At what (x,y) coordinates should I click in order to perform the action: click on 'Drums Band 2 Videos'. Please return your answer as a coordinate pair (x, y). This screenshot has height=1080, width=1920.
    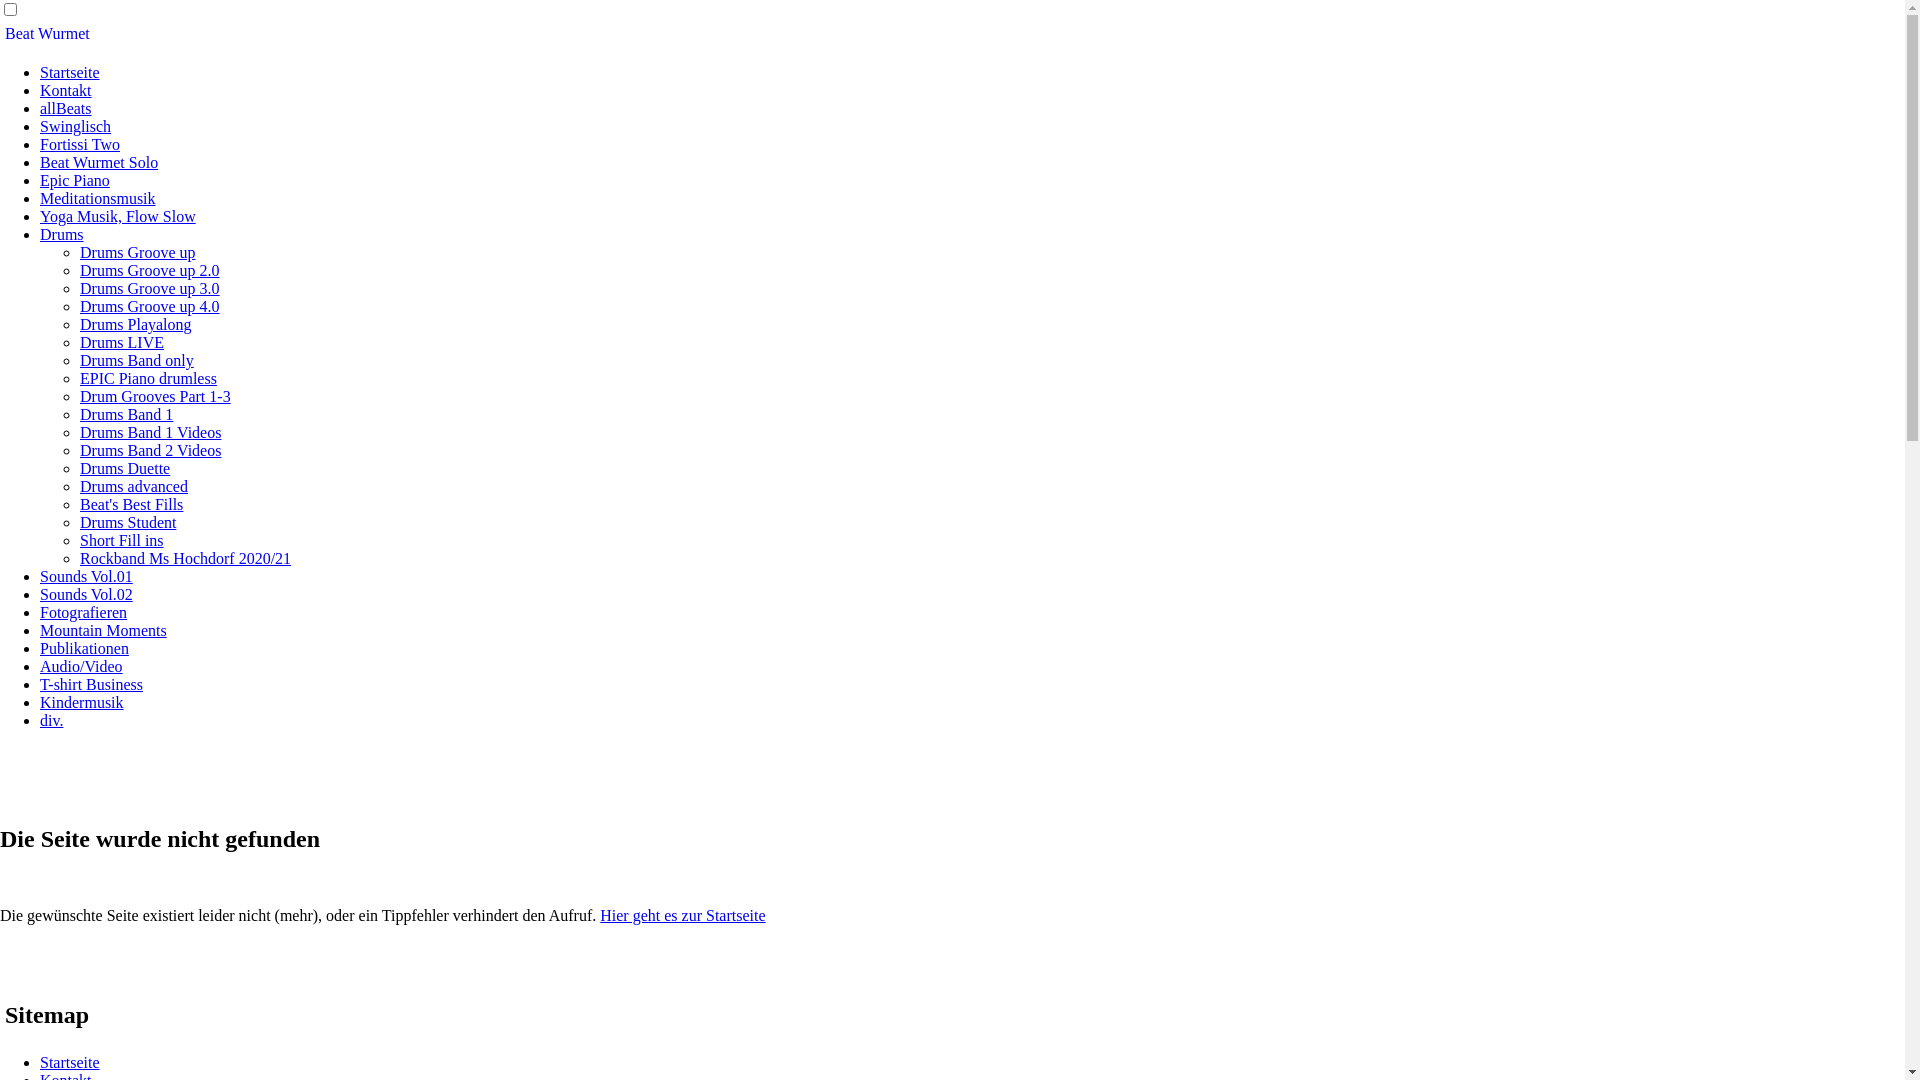
    Looking at the image, I should click on (149, 450).